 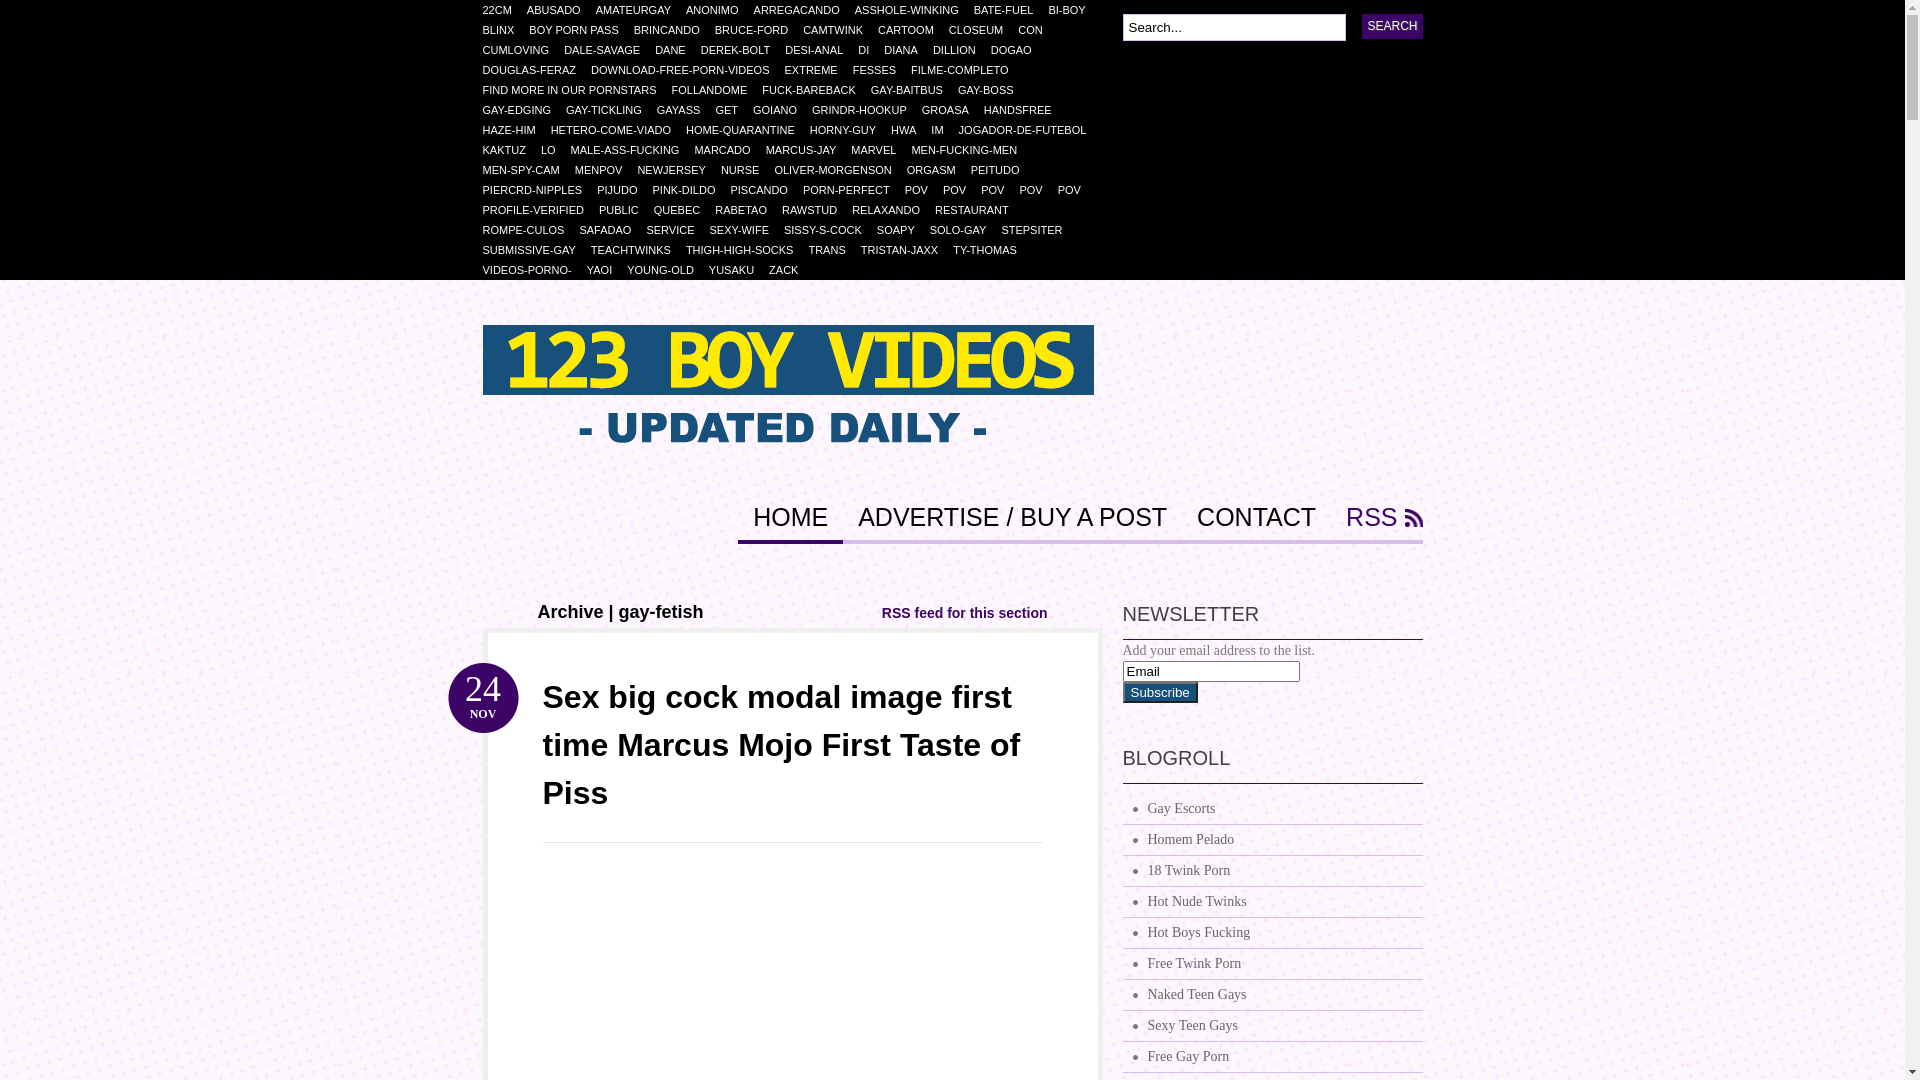 I want to click on 'Free Twink Porn', so click(x=1122, y=963).